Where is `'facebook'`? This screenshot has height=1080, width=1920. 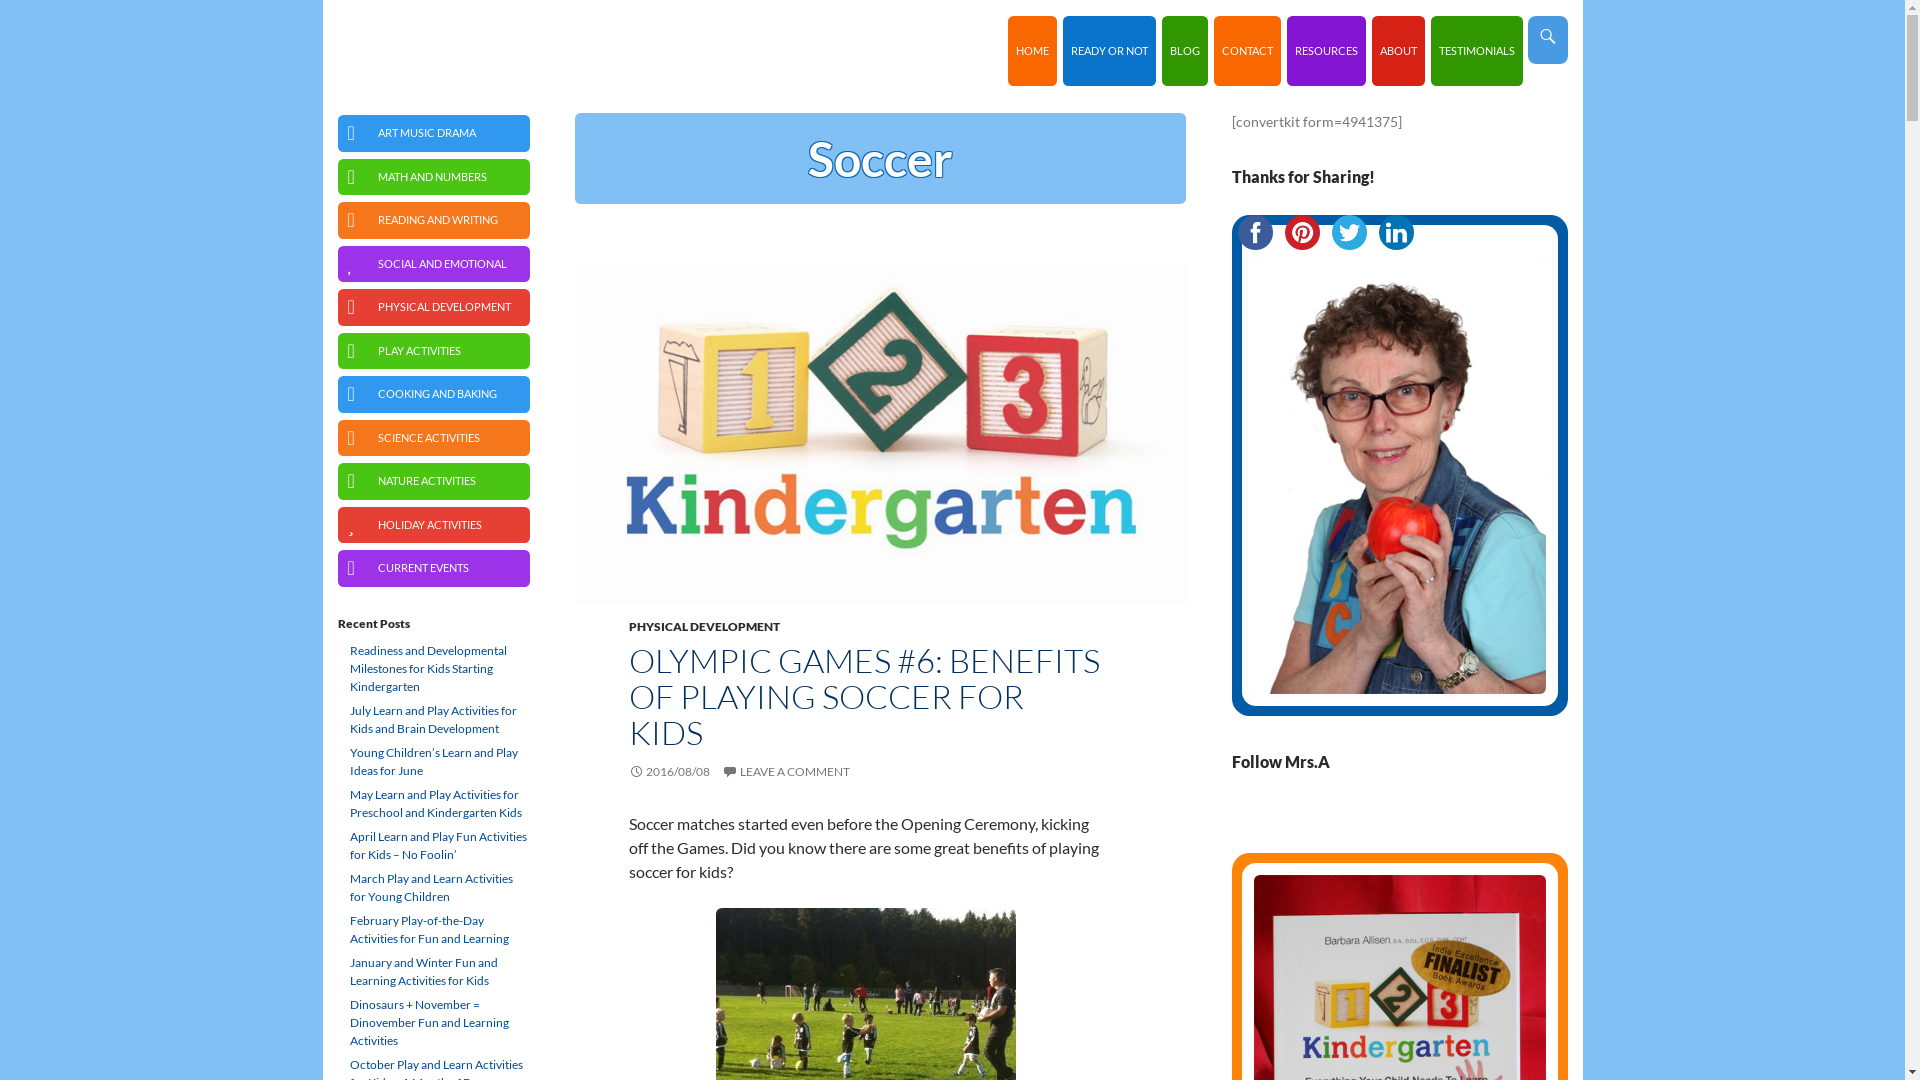
'facebook' is located at coordinates (1254, 231).